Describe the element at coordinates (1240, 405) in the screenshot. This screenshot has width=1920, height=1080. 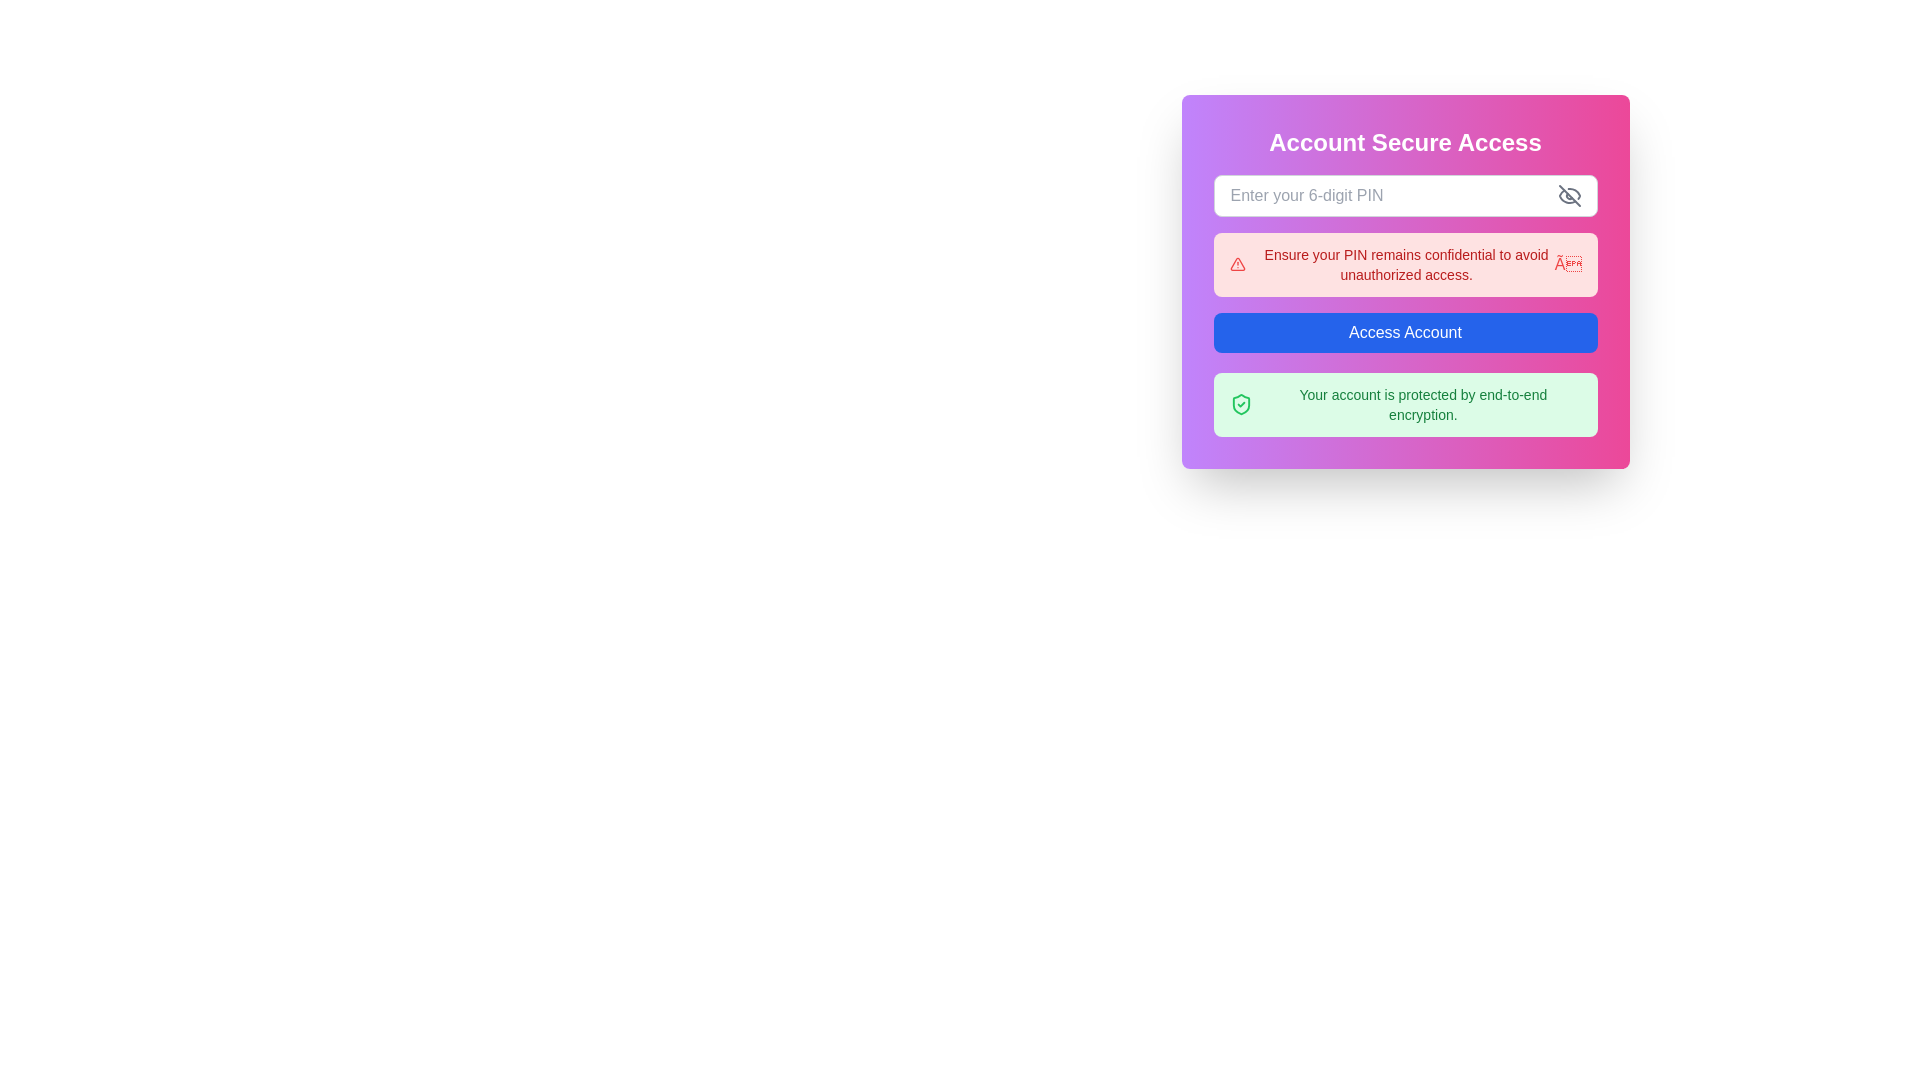
I see `the shield icon with a green checkmark inside, symbolizing protection, located within the greenish light notification box, to the left of the text 'Your account is protected by end-to-end encryption.'` at that location.